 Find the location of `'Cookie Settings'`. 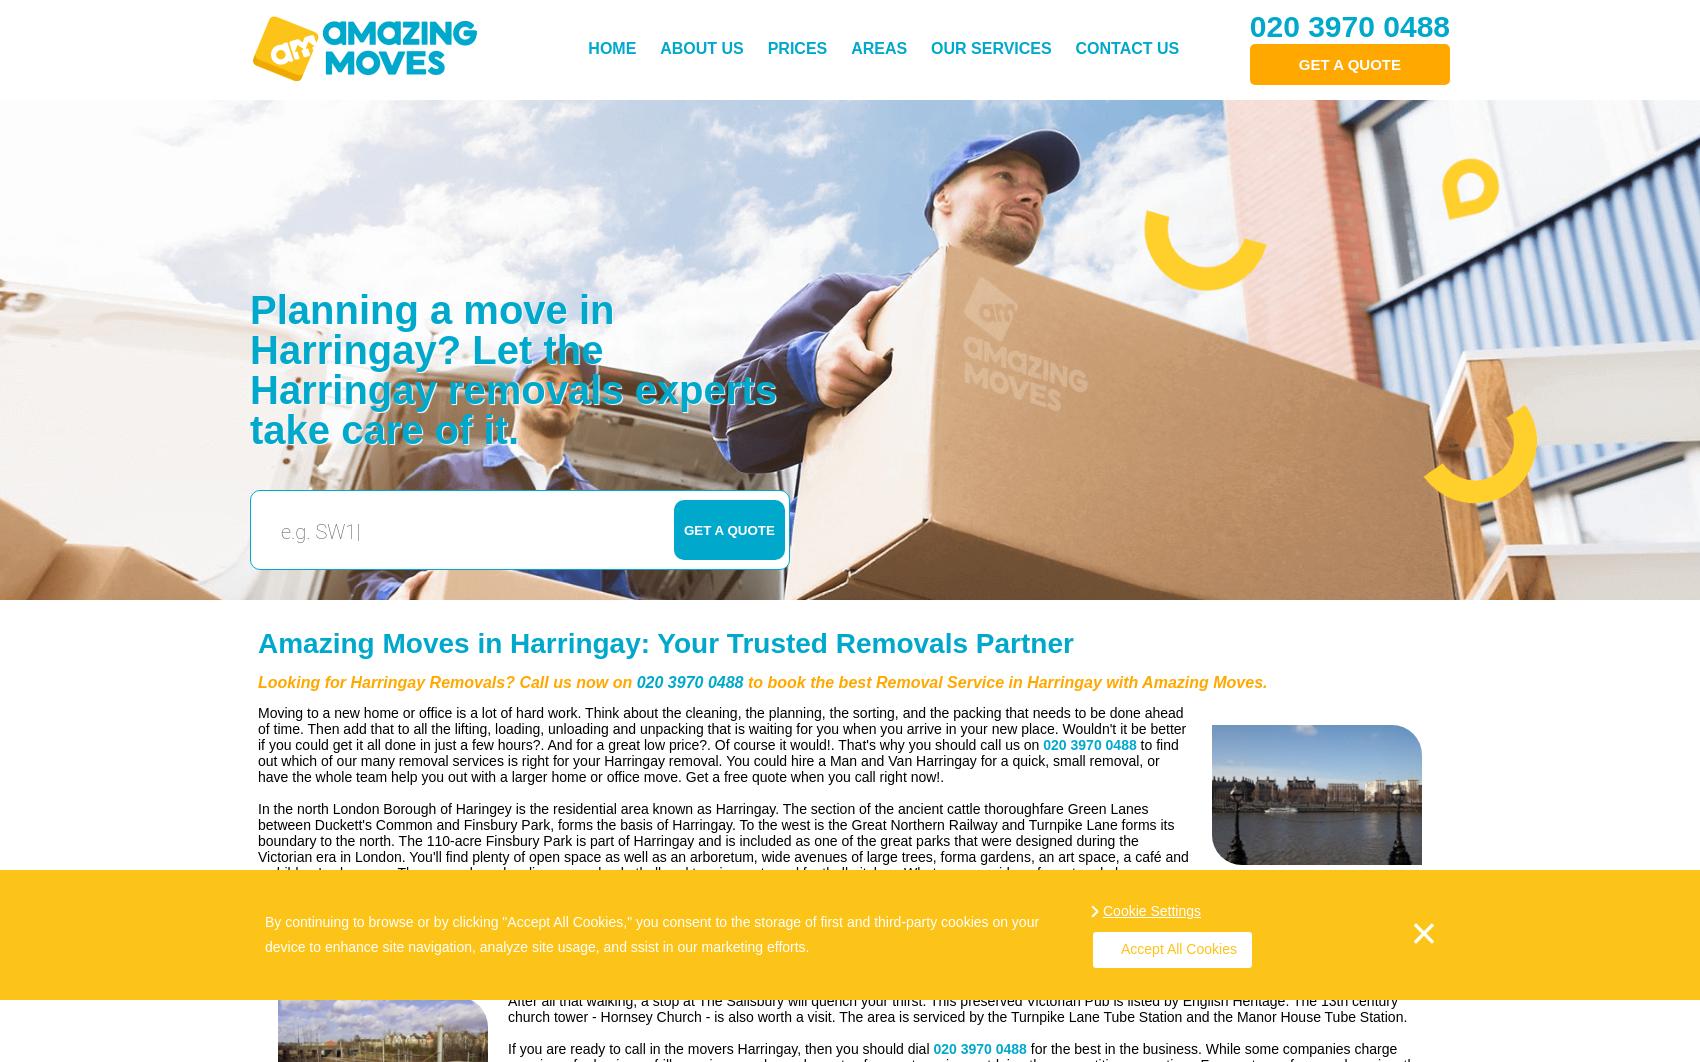

'Cookie Settings' is located at coordinates (1151, 909).